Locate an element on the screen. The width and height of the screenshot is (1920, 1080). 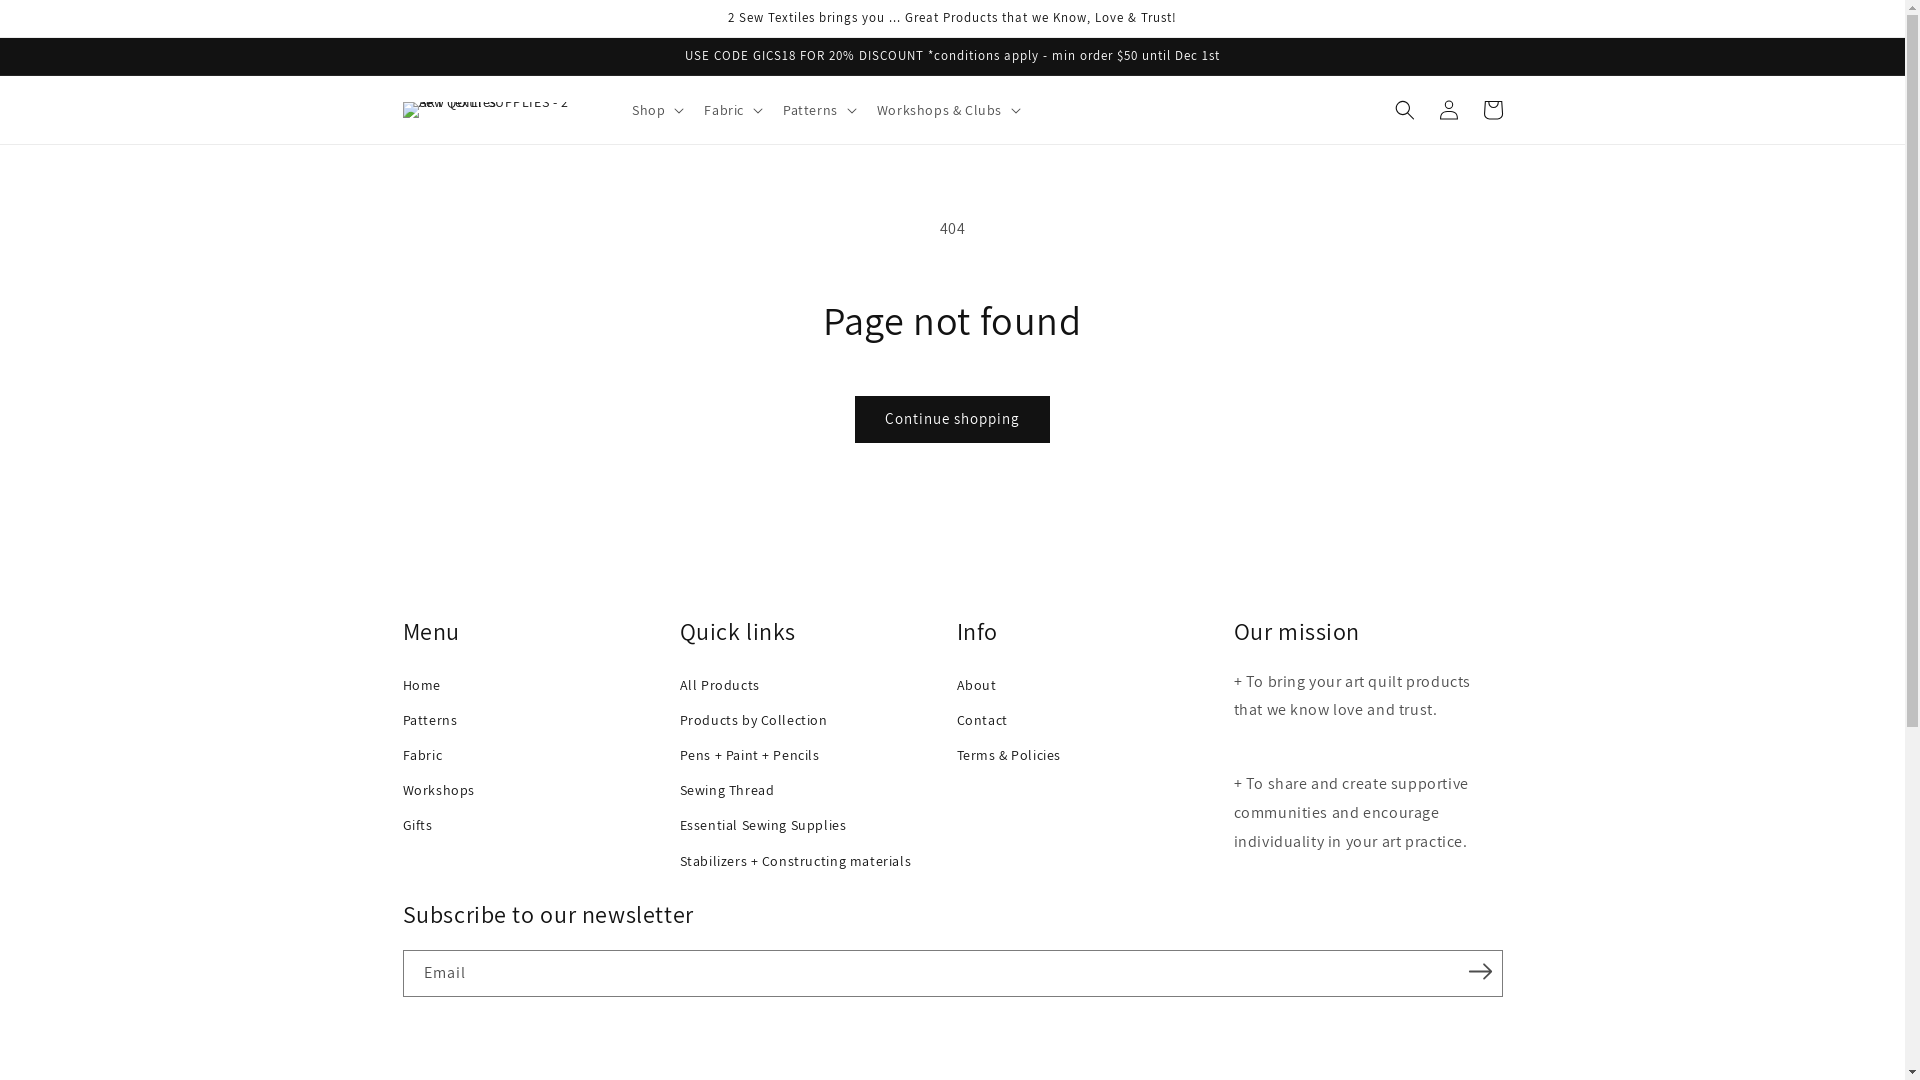
'Essential Sewing Supplies' is located at coordinates (680, 825).